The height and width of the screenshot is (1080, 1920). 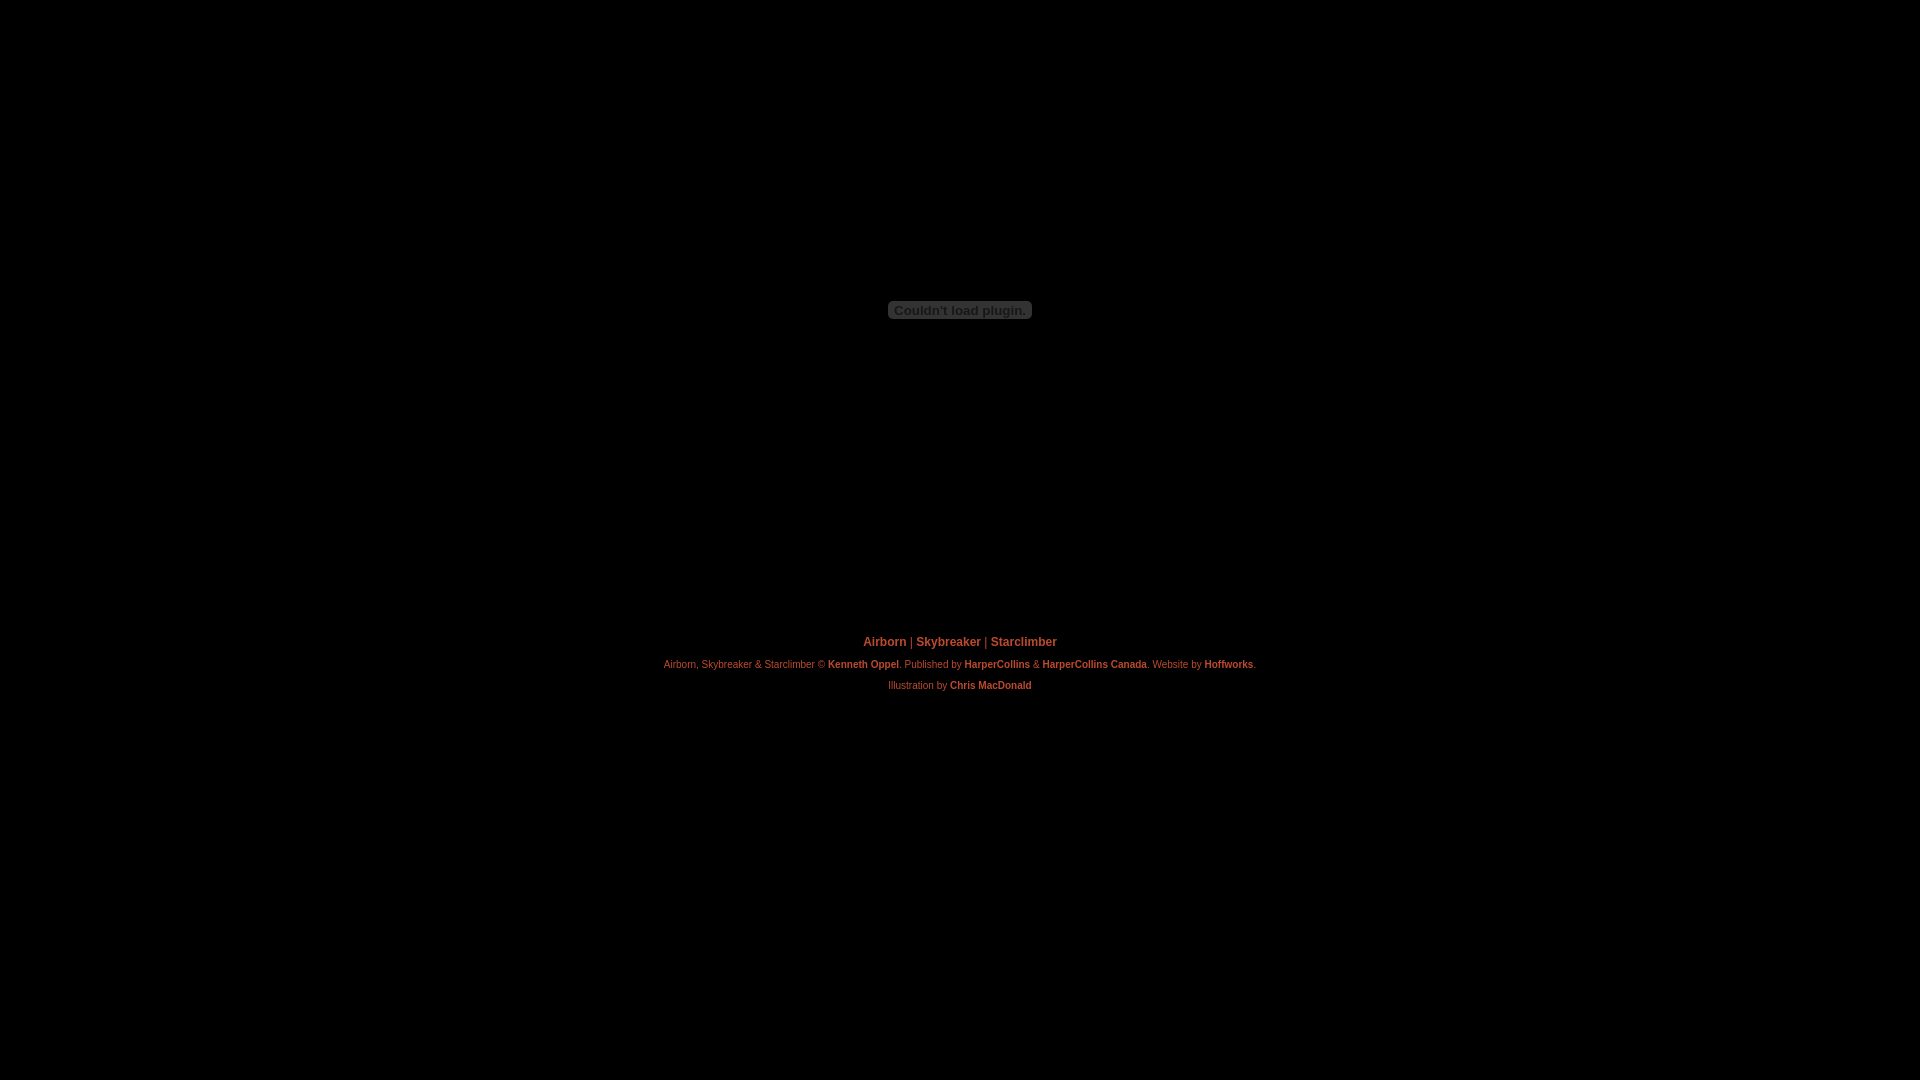 What do you see at coordinates (1093, 664) in the screenshot?
I see `'HarperCollins Canada'` at bounding box center [1093, 664].